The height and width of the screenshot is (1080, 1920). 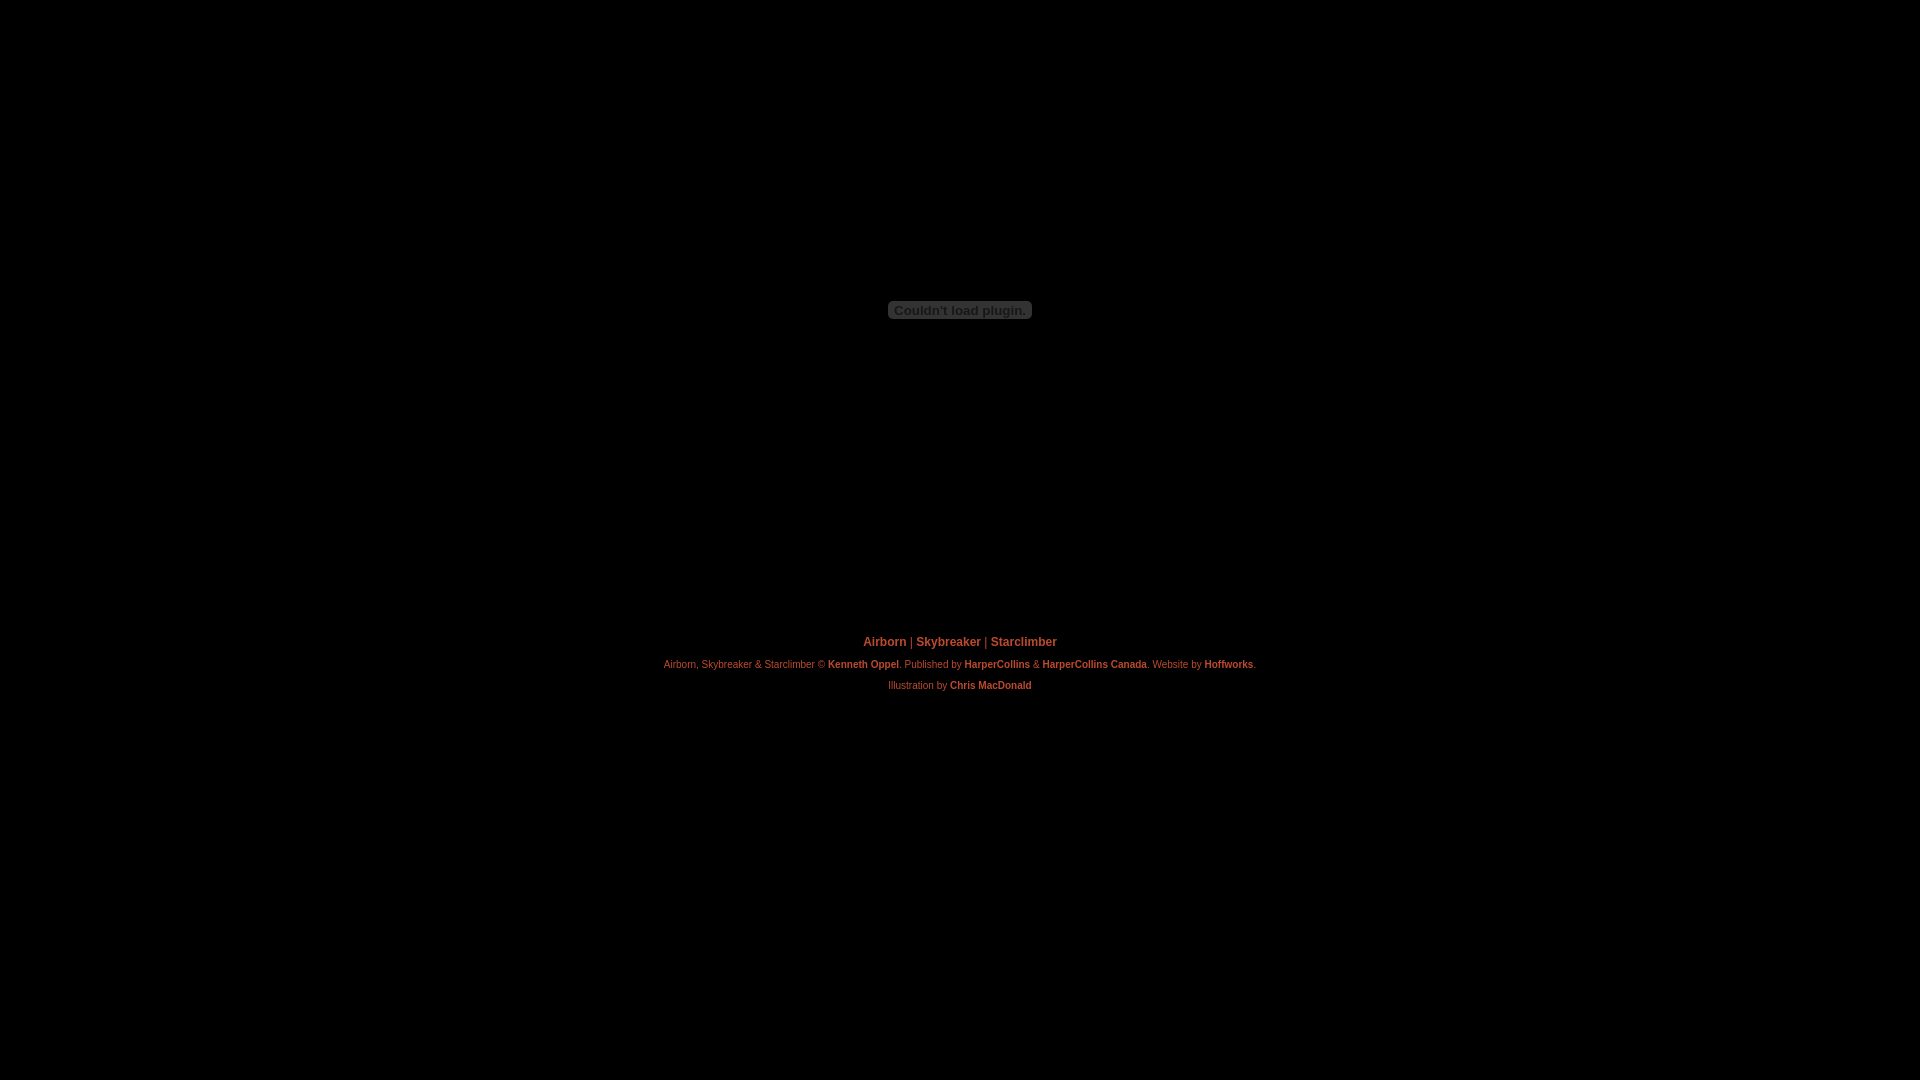 What do you see at coordinates (1093, 664) in the screenshot?
I see `'HarperCollins Canada'` at bounding box center [1093, 664].